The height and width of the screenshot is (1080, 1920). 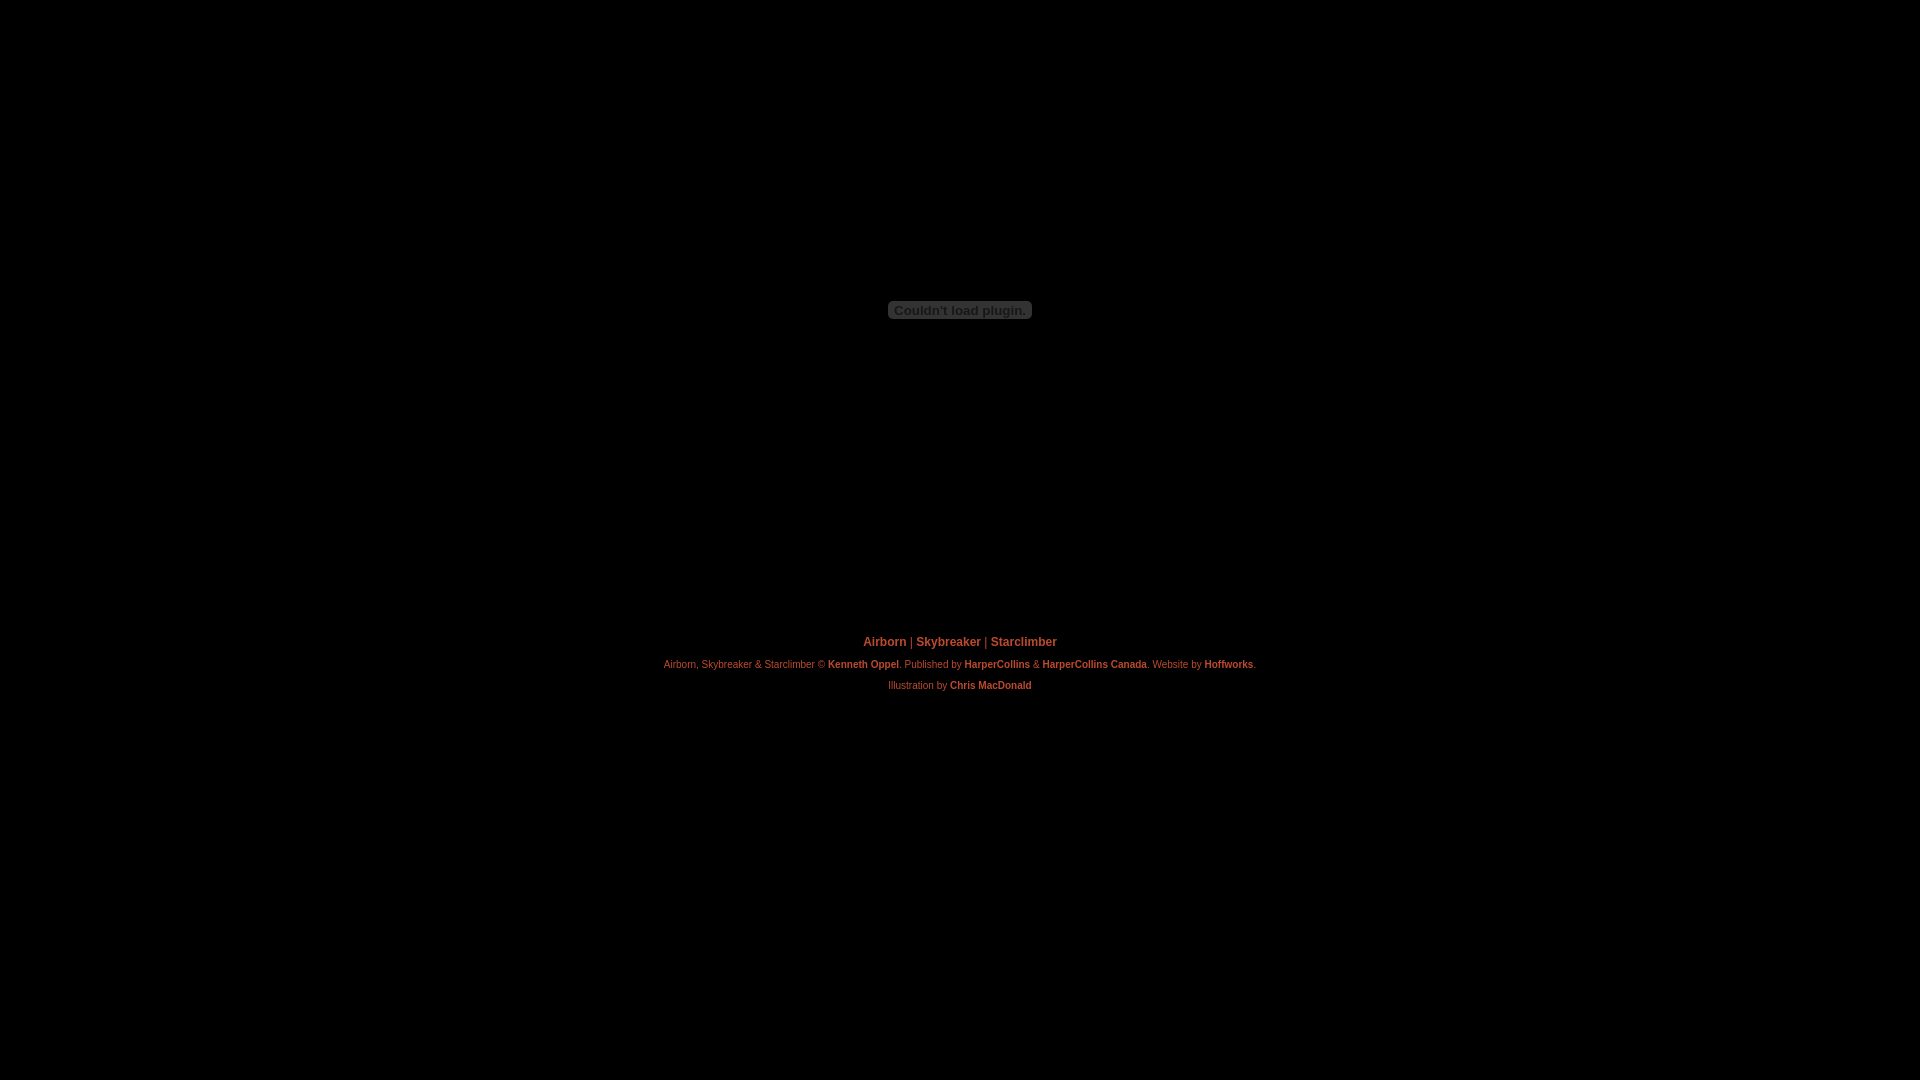 What do you see at coordinates (1093, 664) in the screenshot?
I see `'HarperCollins Canada'` at bounding box center [1093, 664].